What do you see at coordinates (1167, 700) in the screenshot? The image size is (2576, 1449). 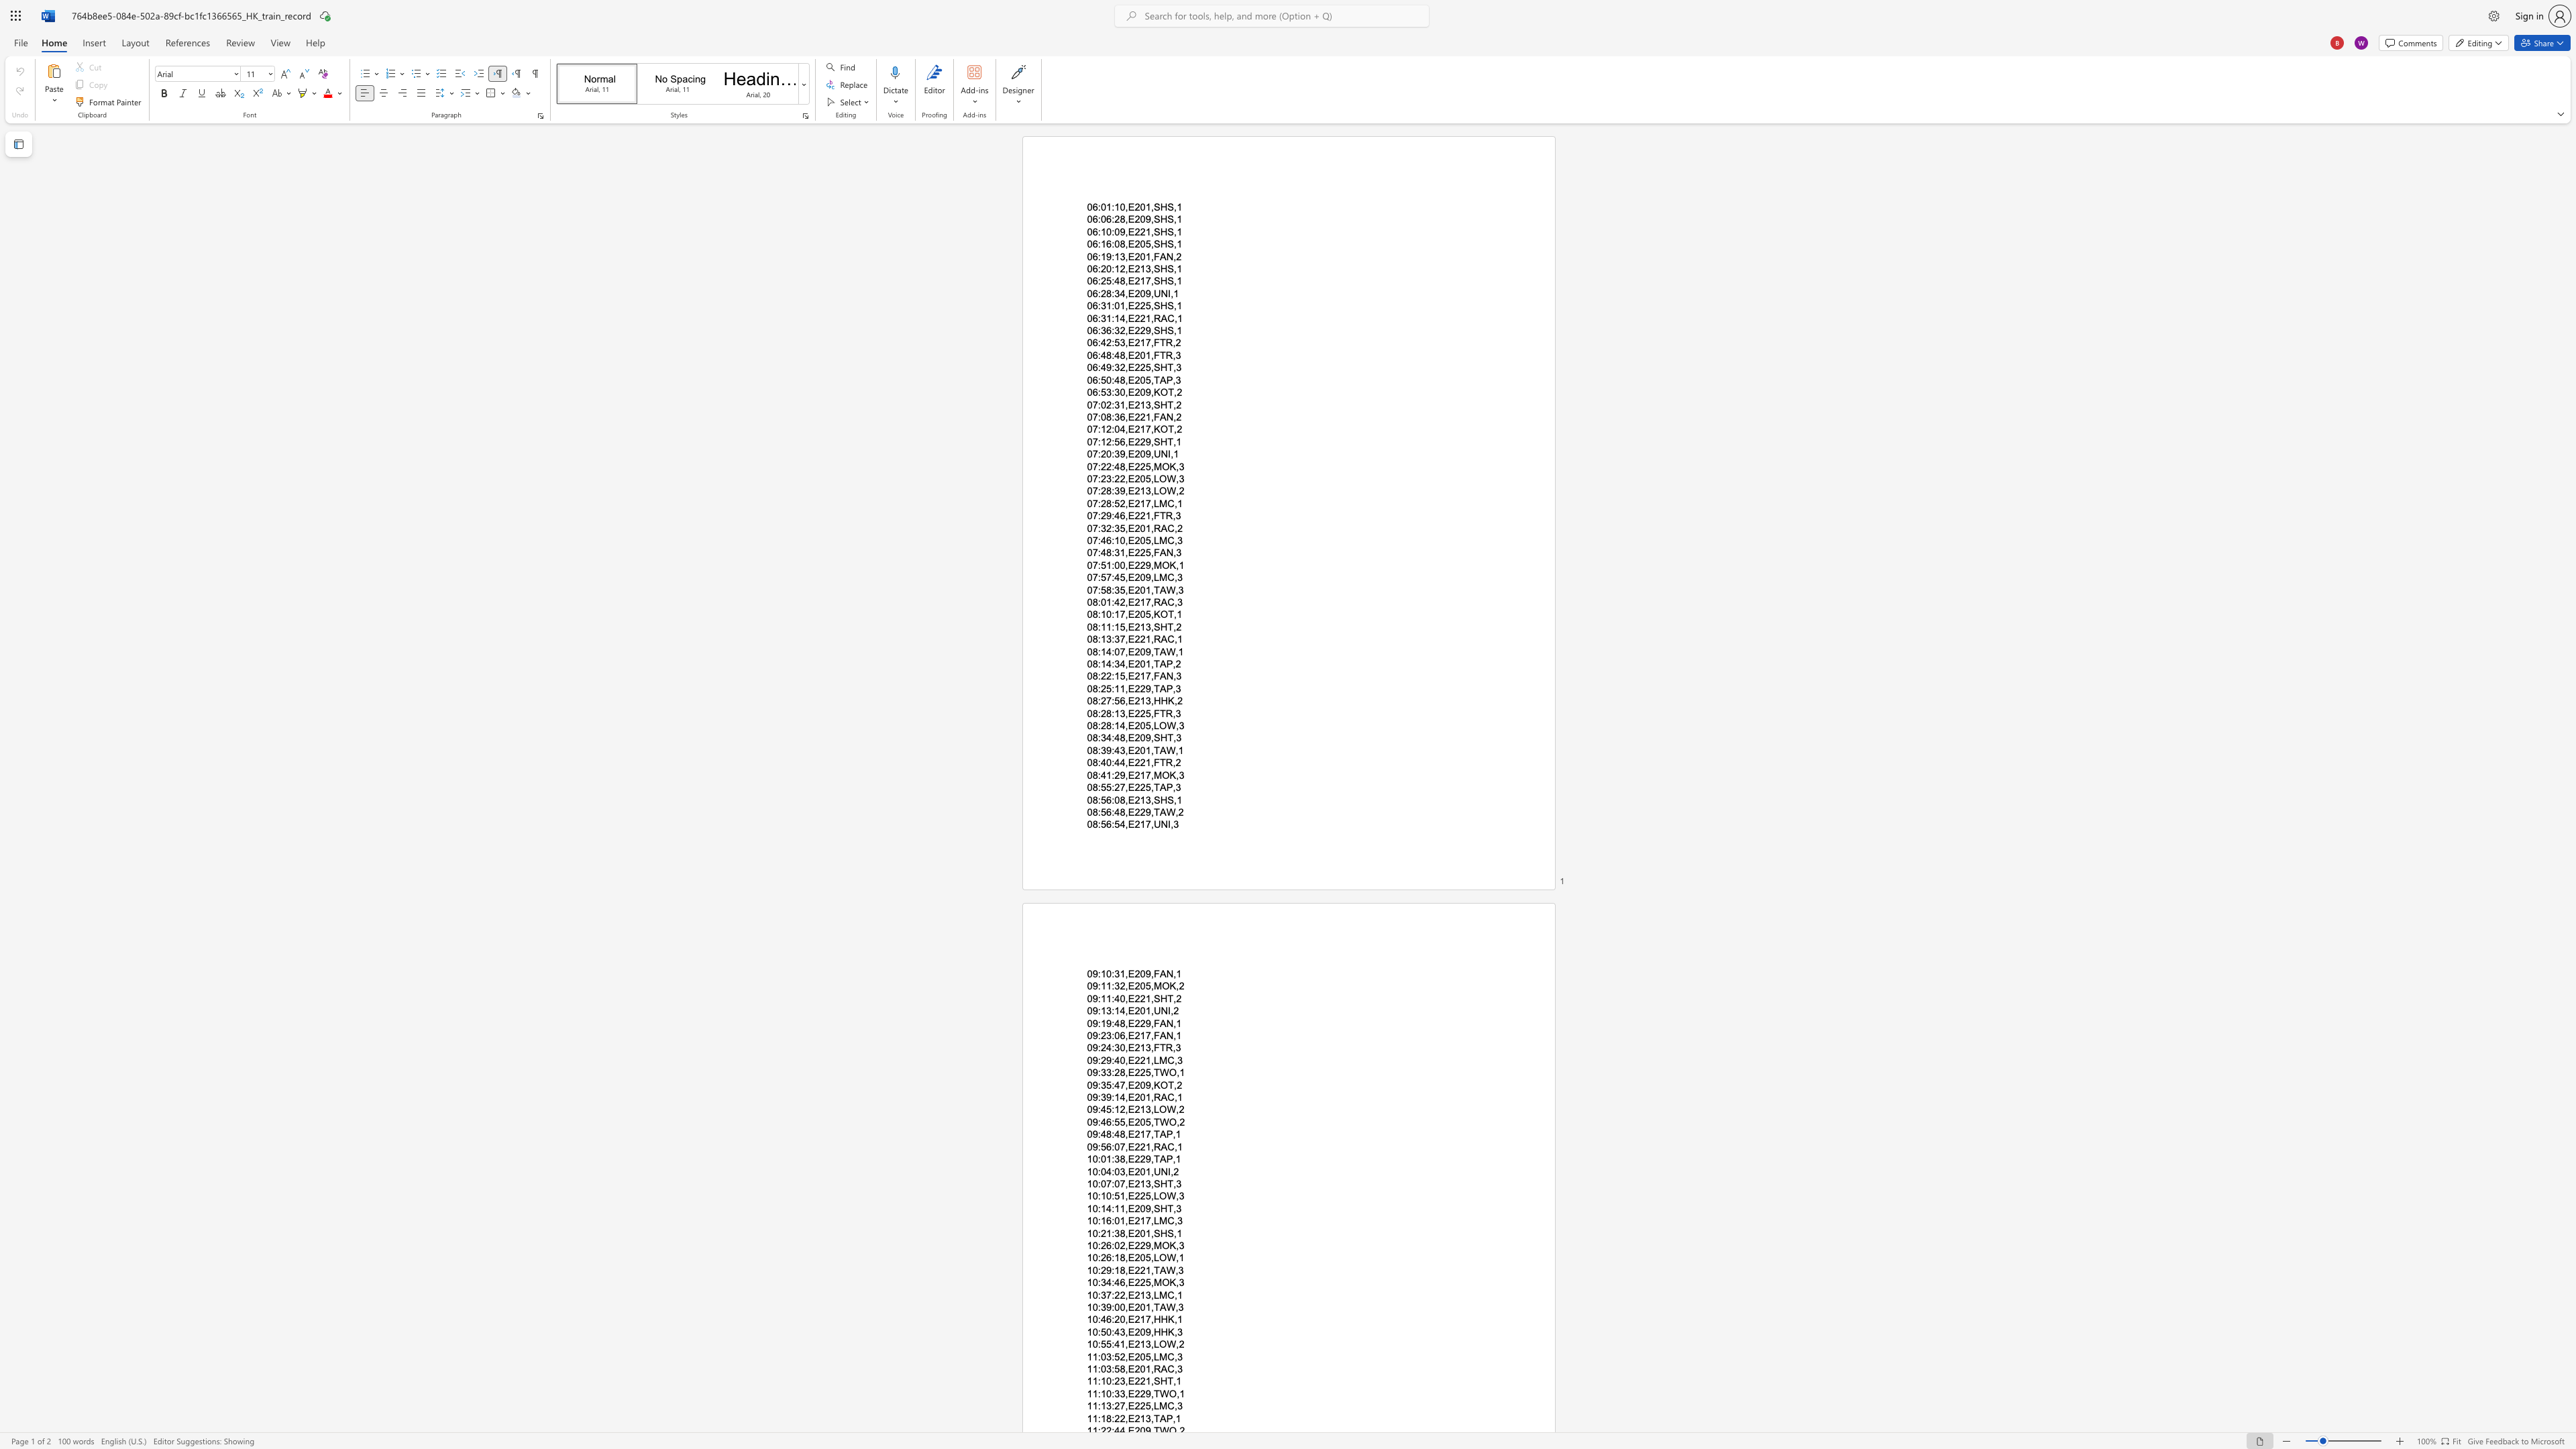 I see `the space between the continuous character "H" and "K" in the text` at bounding box center [1167, 700].